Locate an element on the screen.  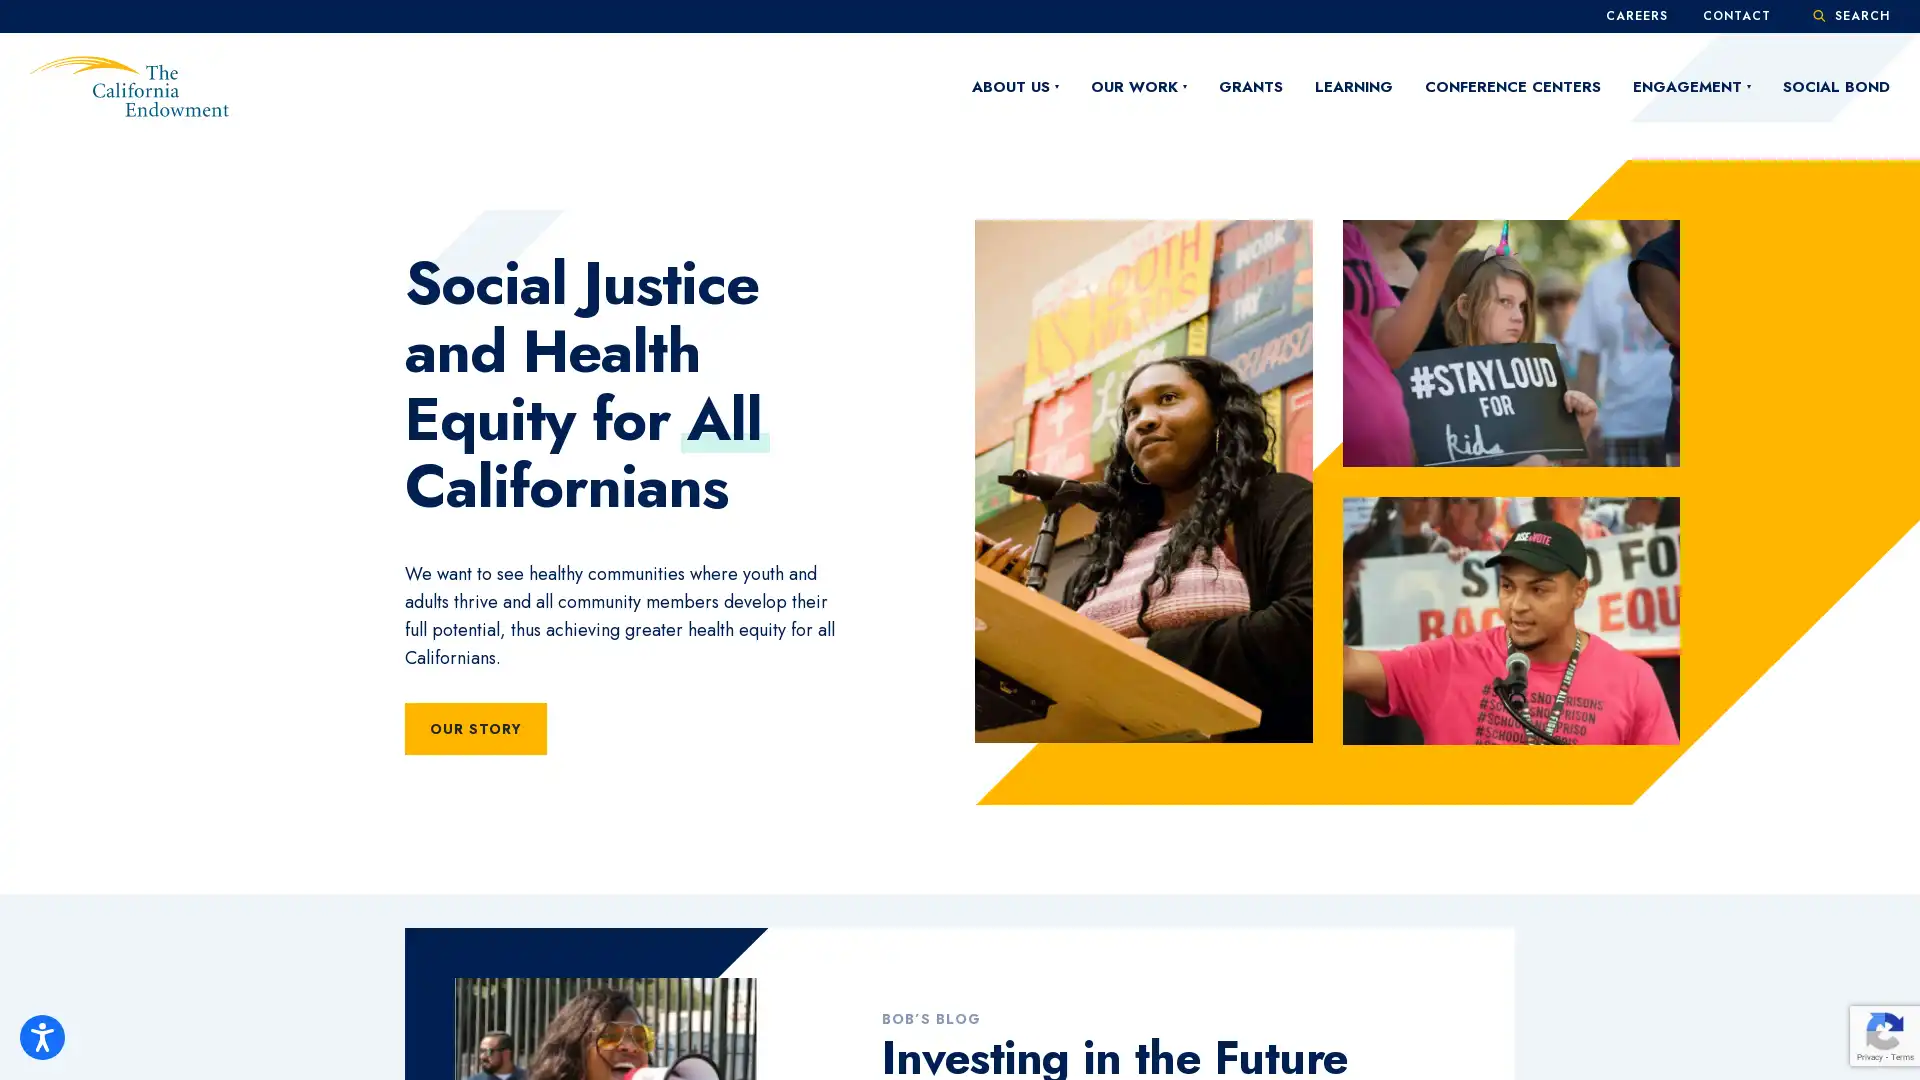
Open accessibility options, statement and help is located at coordinates (42, 1036).